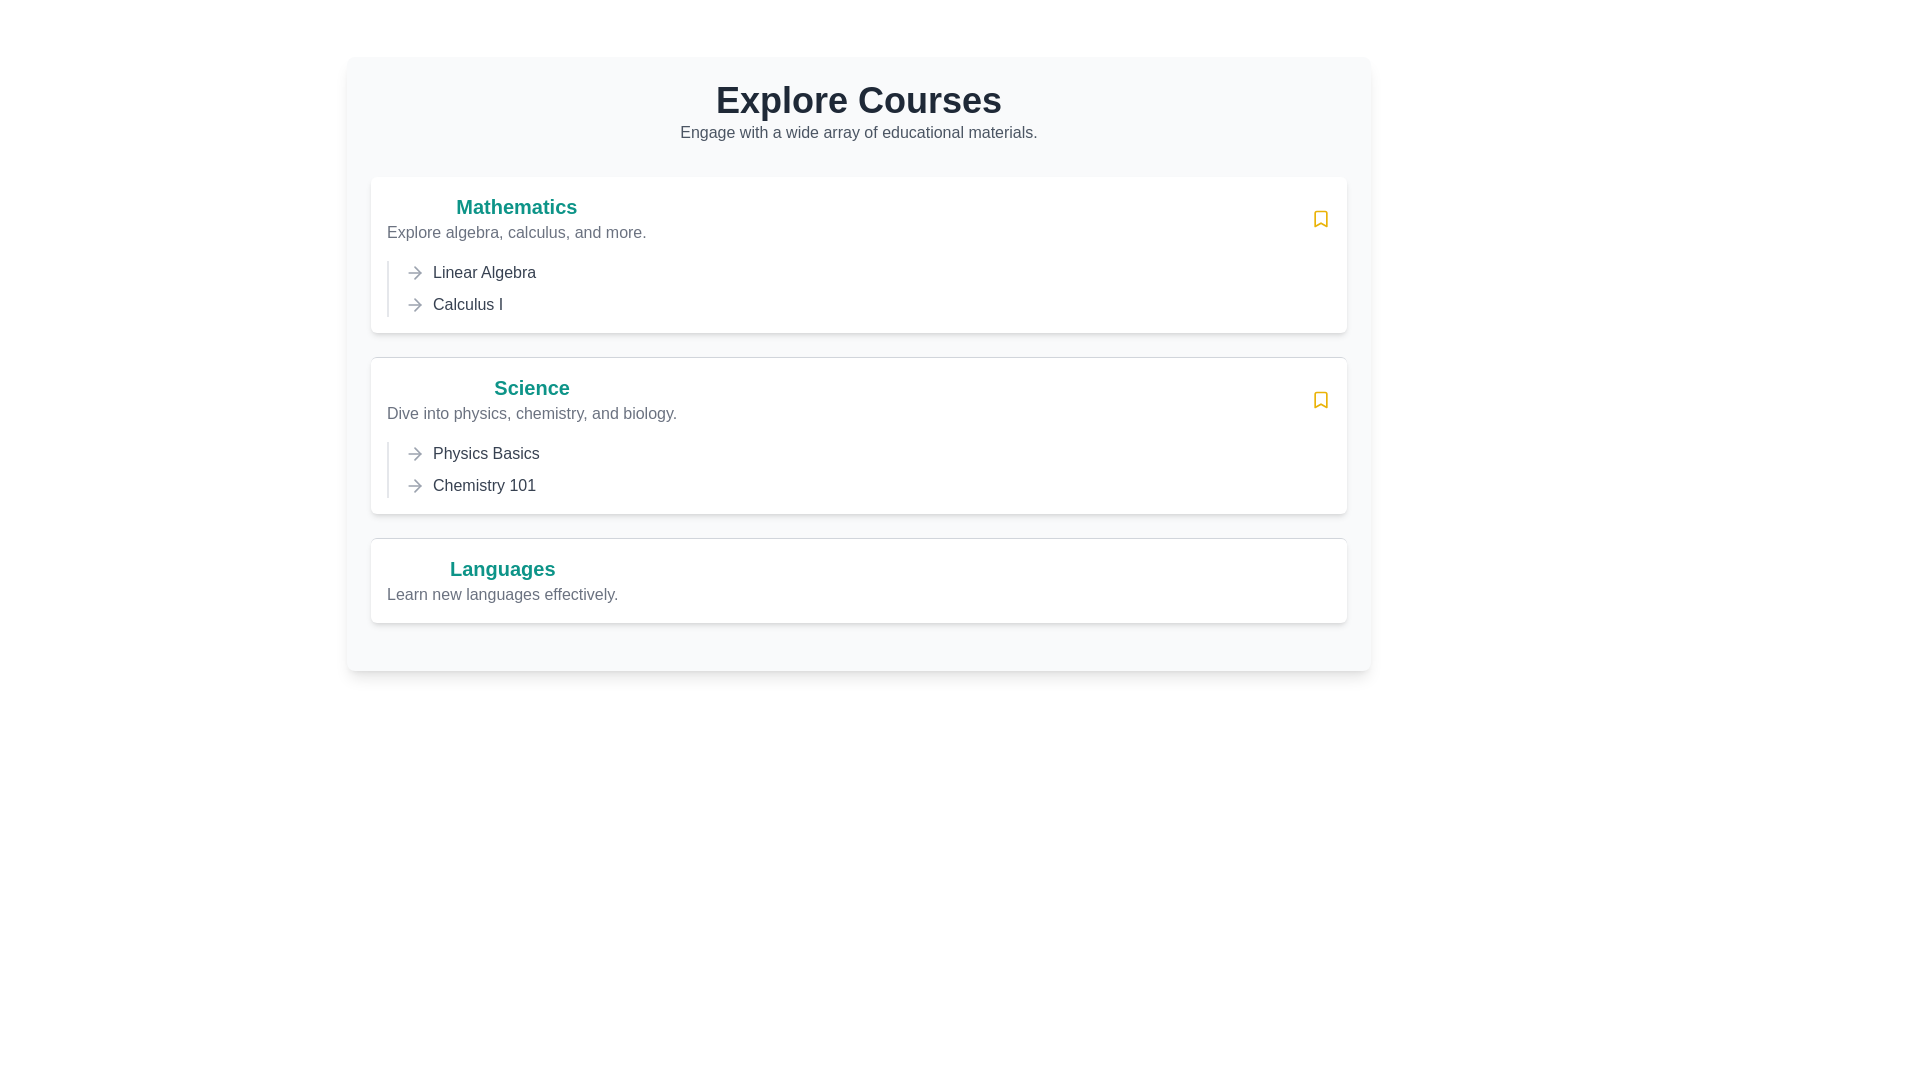  Describe the element at coordinates (484, 486) in the screenshot. I see `the 'Chemistry 101' hyperlink located as the second item` at that location.